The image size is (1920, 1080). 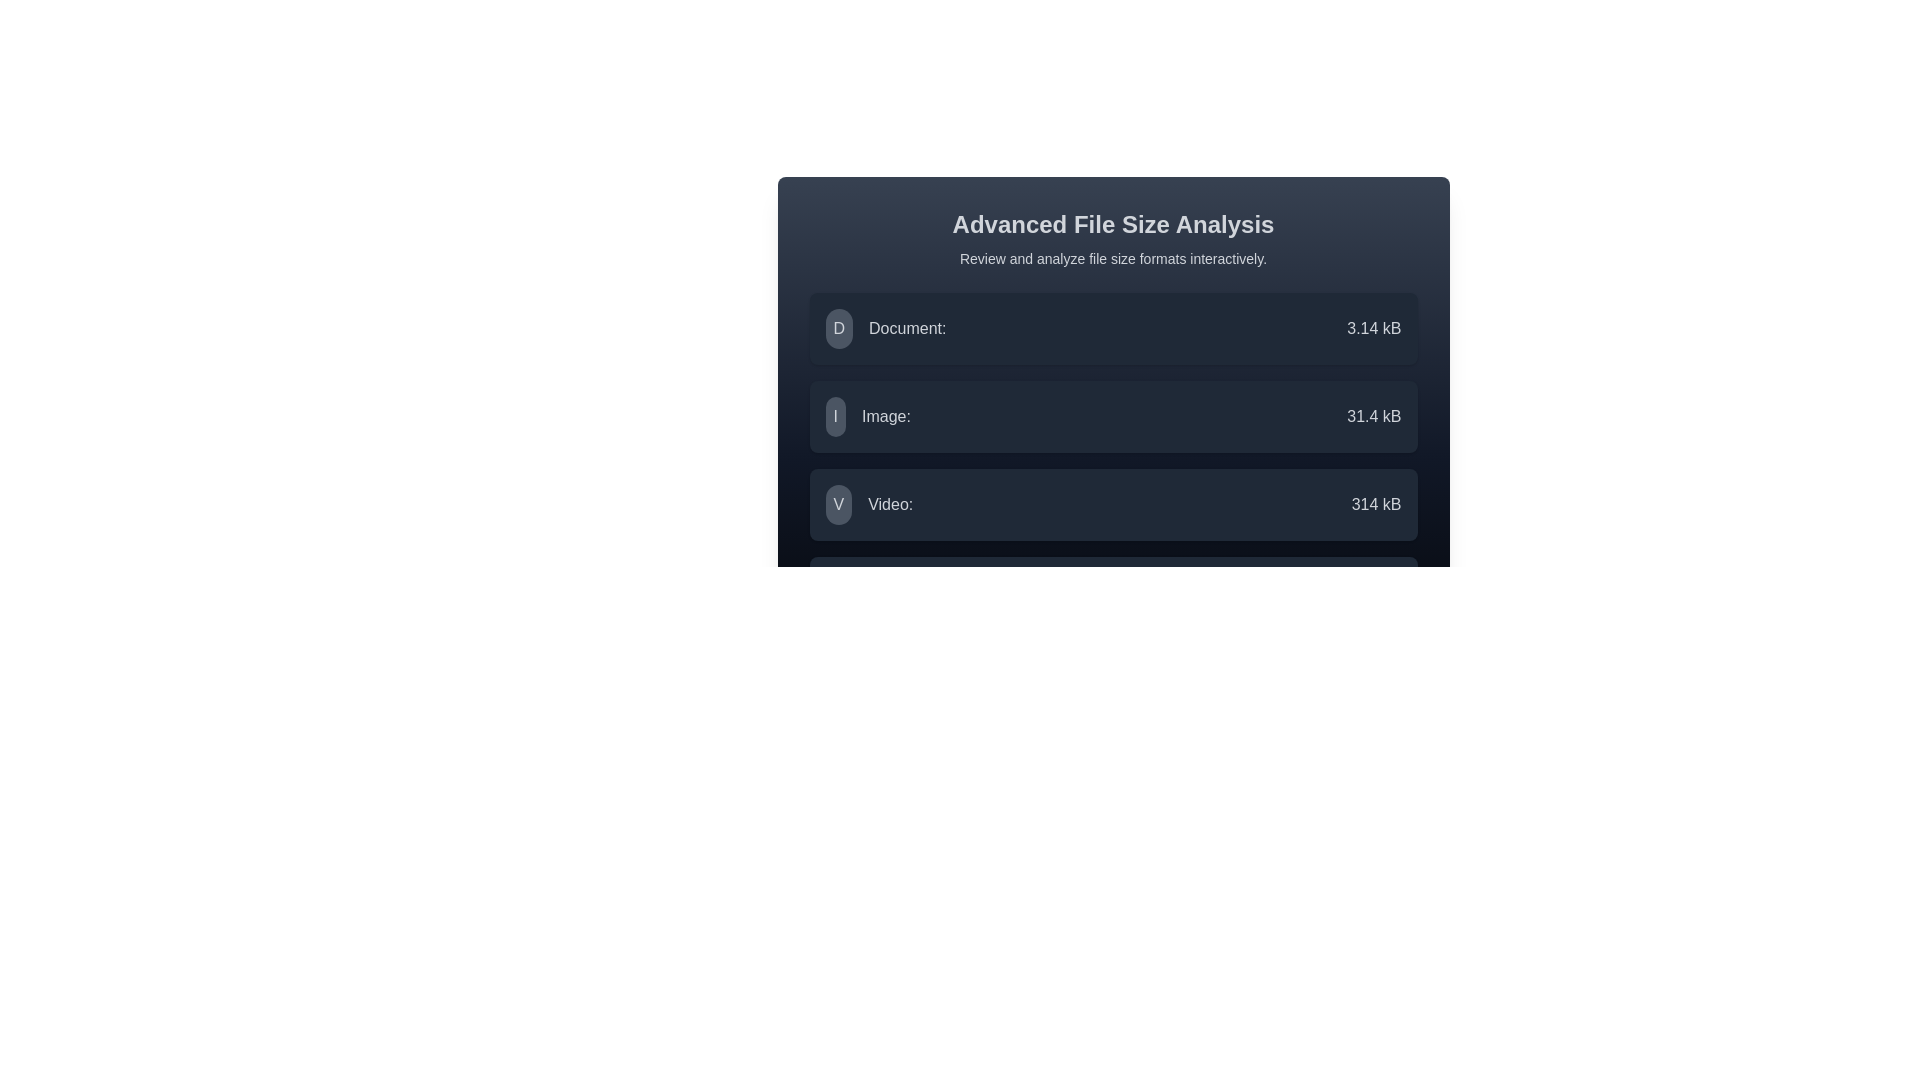 I want to click on the Text Label that denotes the title or heading for the following content, located at the top-center of its containing section, so click(x=1112, y=224).